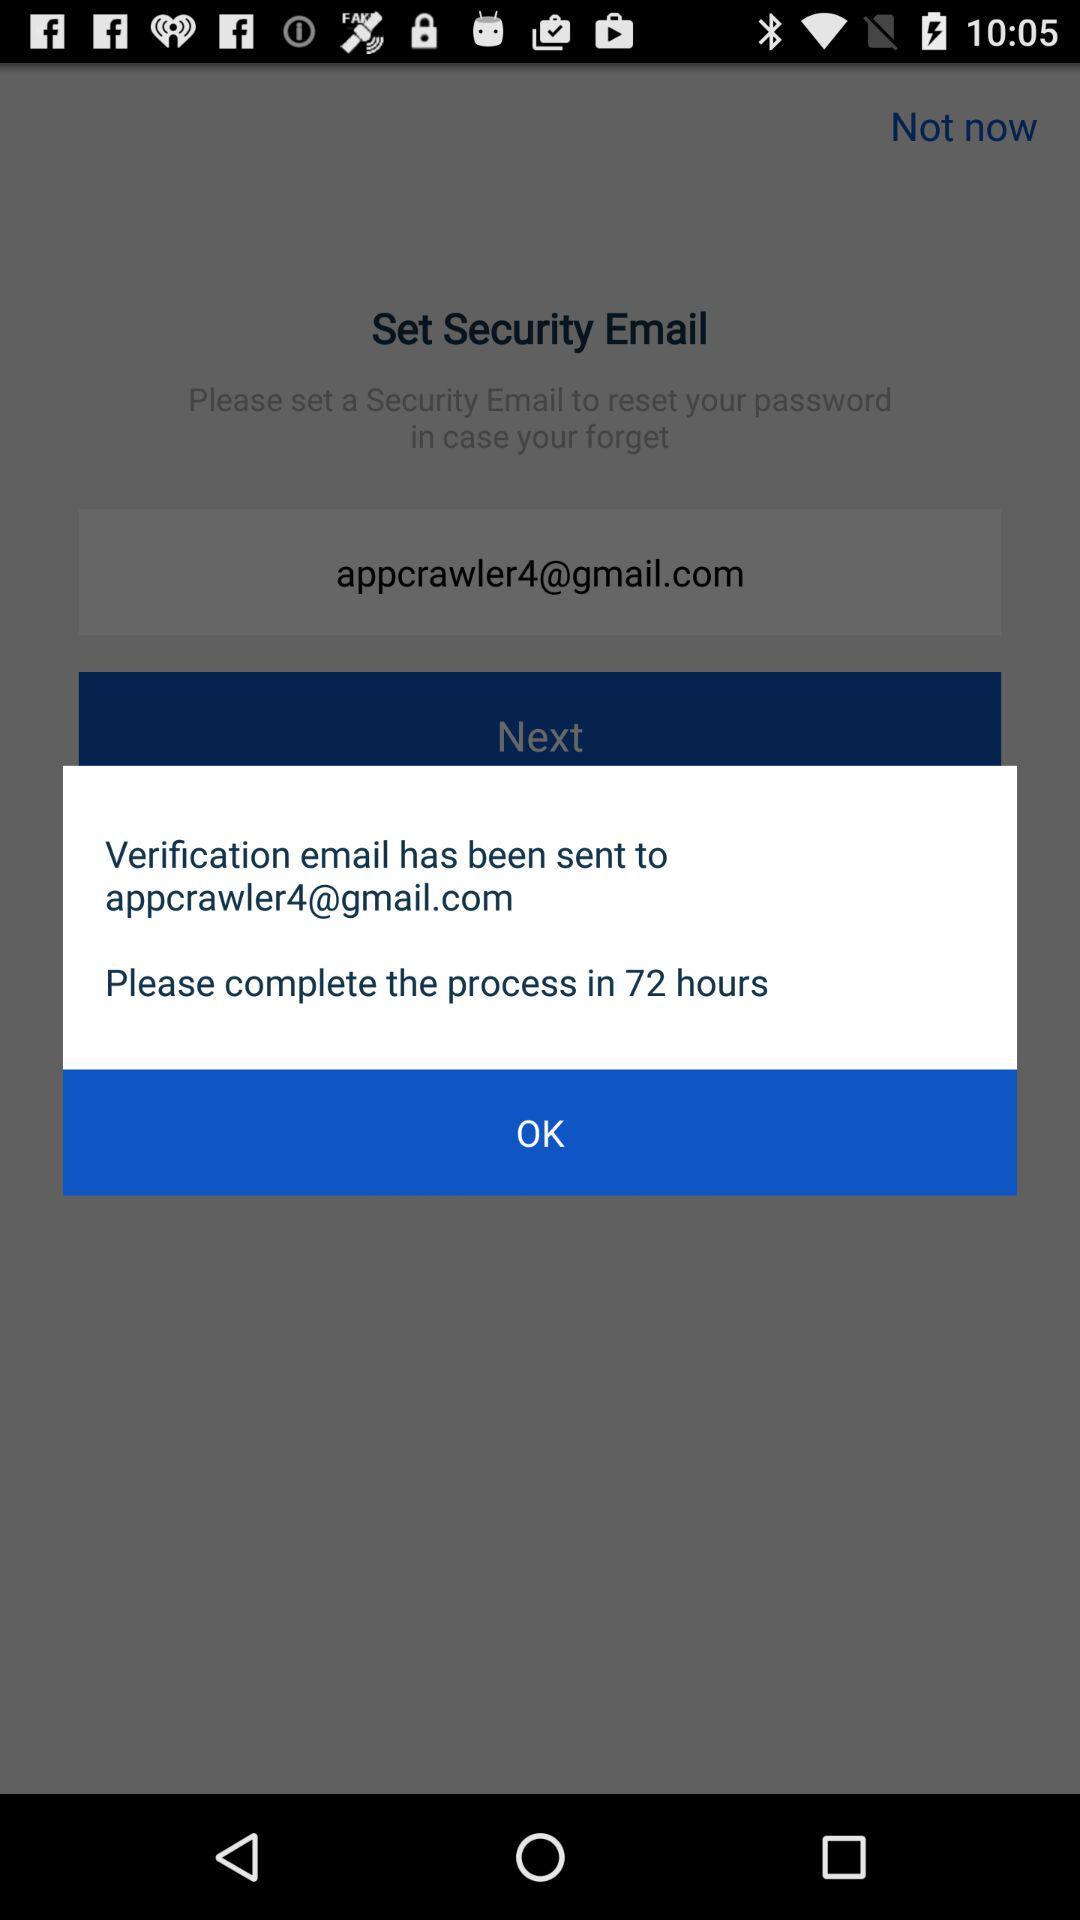 This screenshot has width=1080, height=1920. I want to click on the ok icon, so click(540, 1132).